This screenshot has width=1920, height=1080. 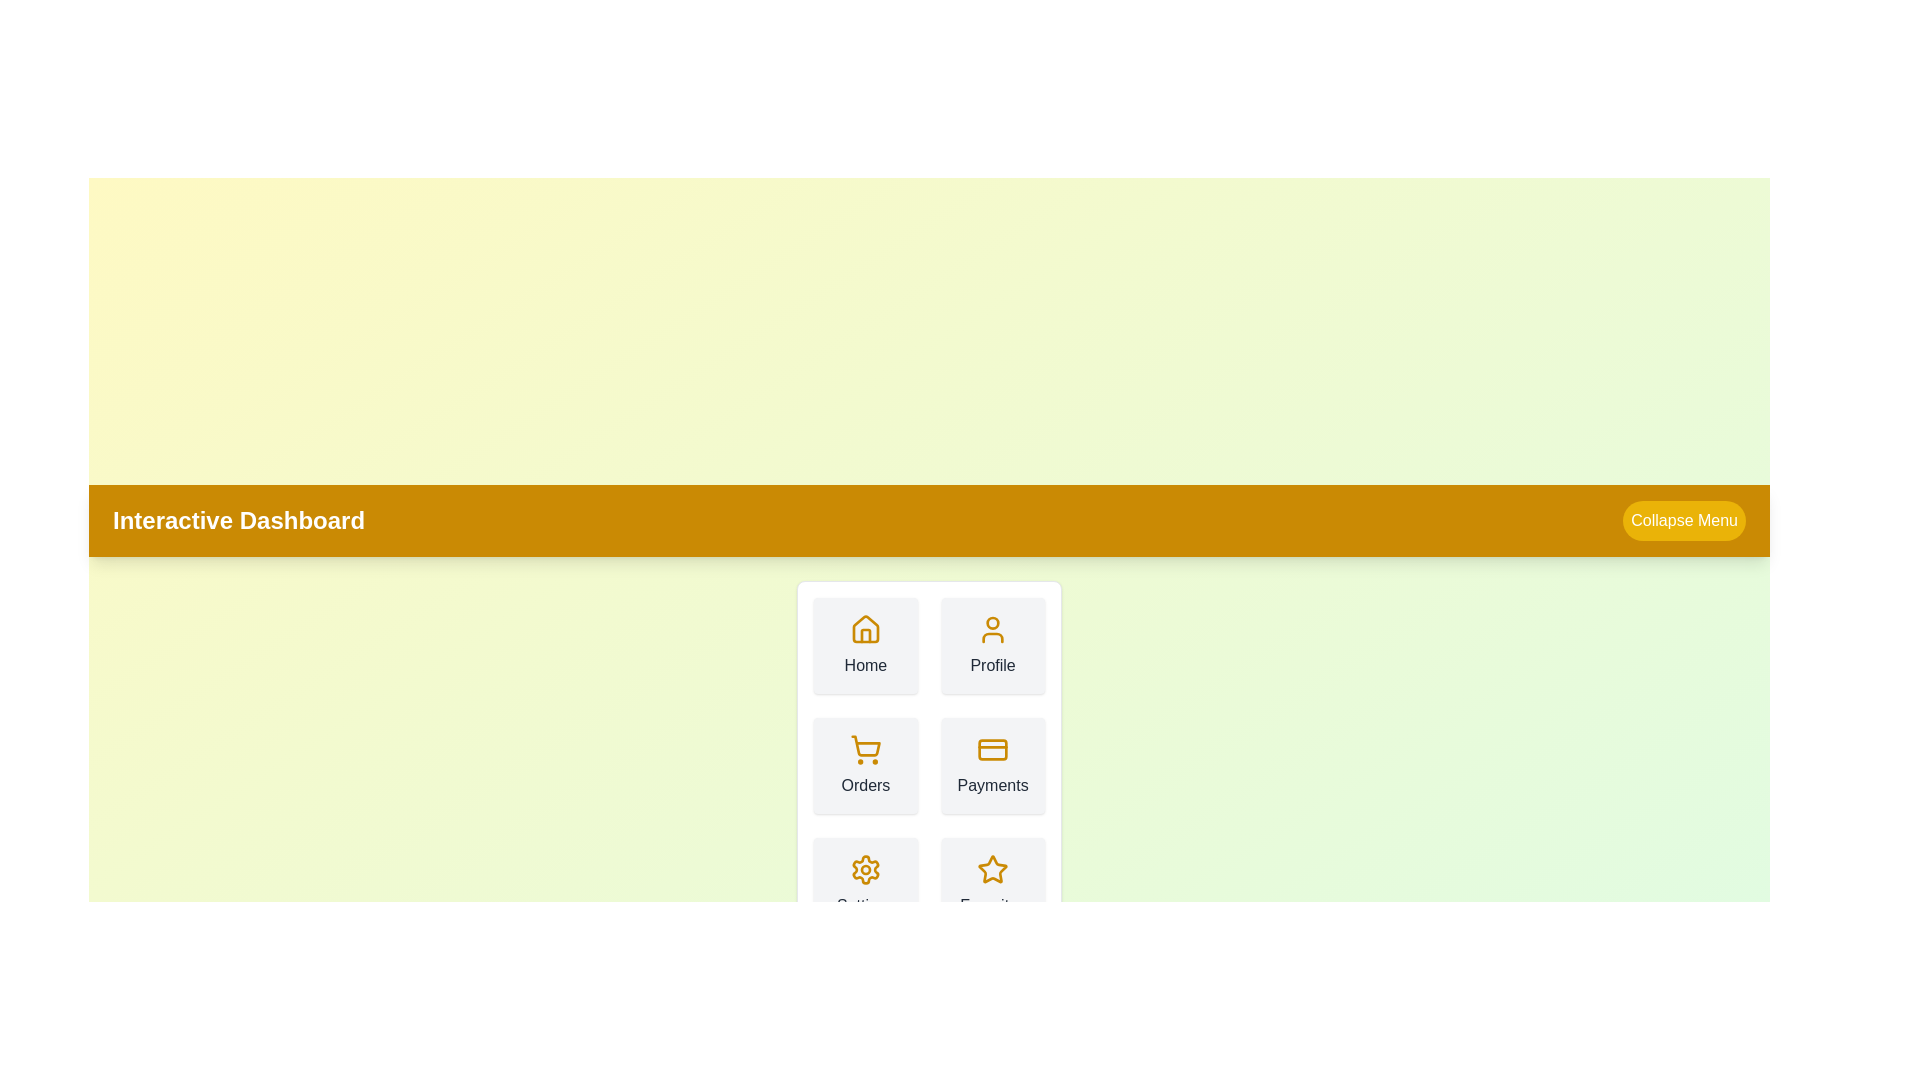 What do you see at coordinates (865, 749) in the screenshot?
I see `the icon corresponding to Orders` at bounding box center [865, 749].